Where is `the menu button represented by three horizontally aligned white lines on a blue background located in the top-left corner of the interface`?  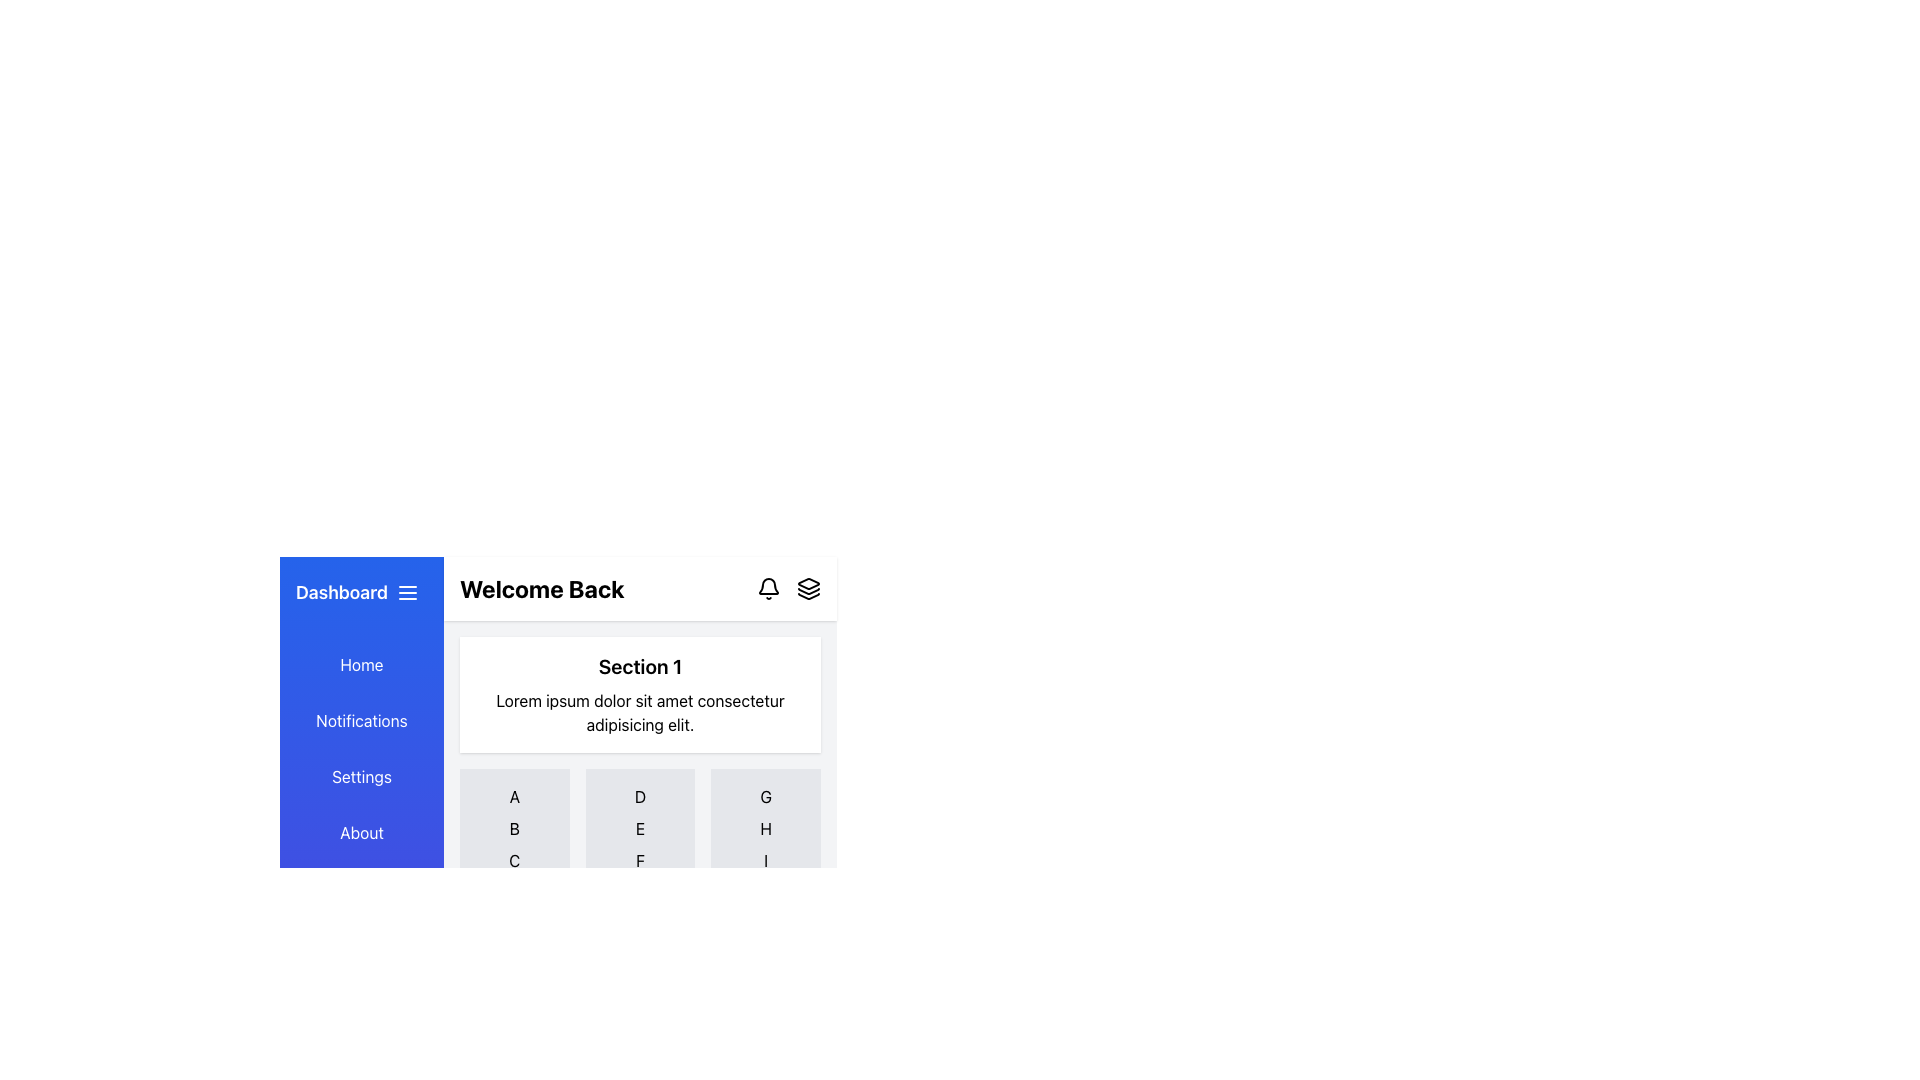
the menu button represented by three horizontally aligned white lines on a blue background located in the top-left corner of the interface is located at coordinates (407, 592).